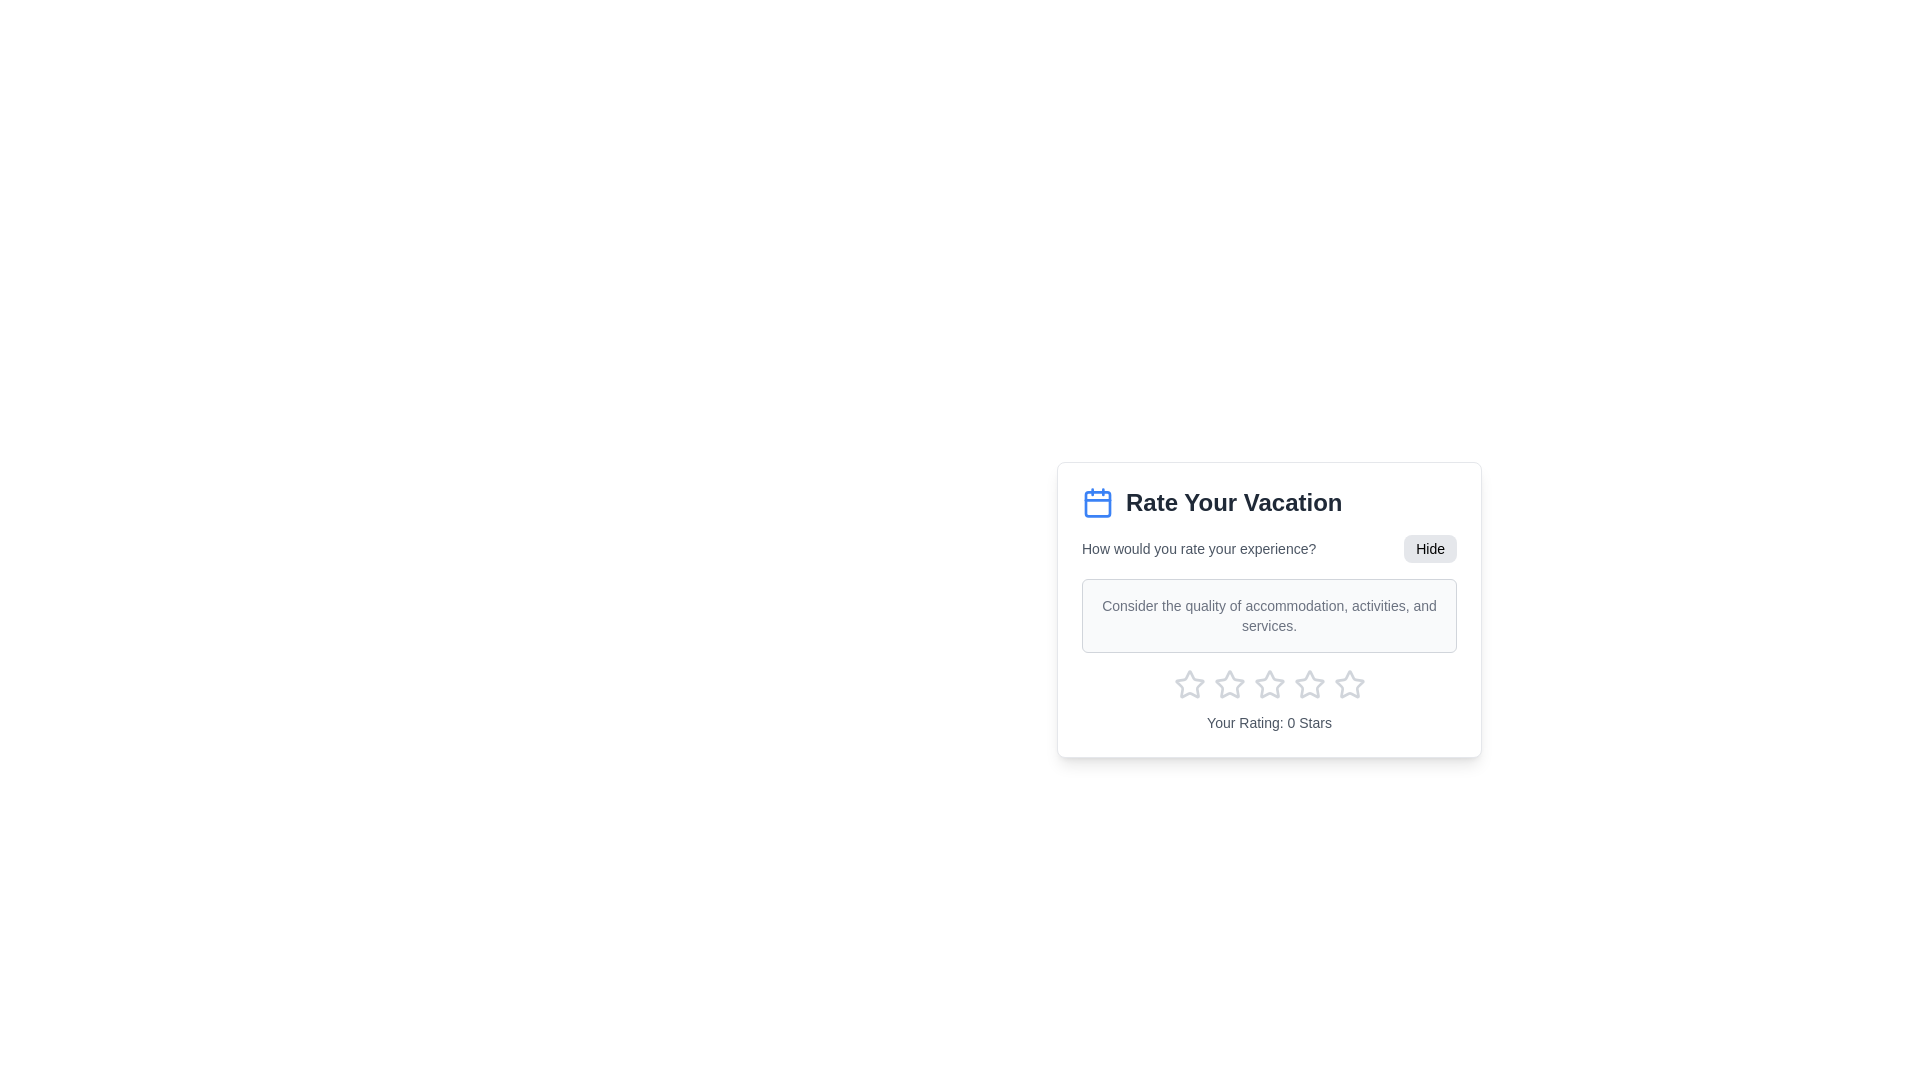 Image resolution: width=1920 pixels, height=1080 pixels. I want to click on the fifth star icon, so click(1309, 684).